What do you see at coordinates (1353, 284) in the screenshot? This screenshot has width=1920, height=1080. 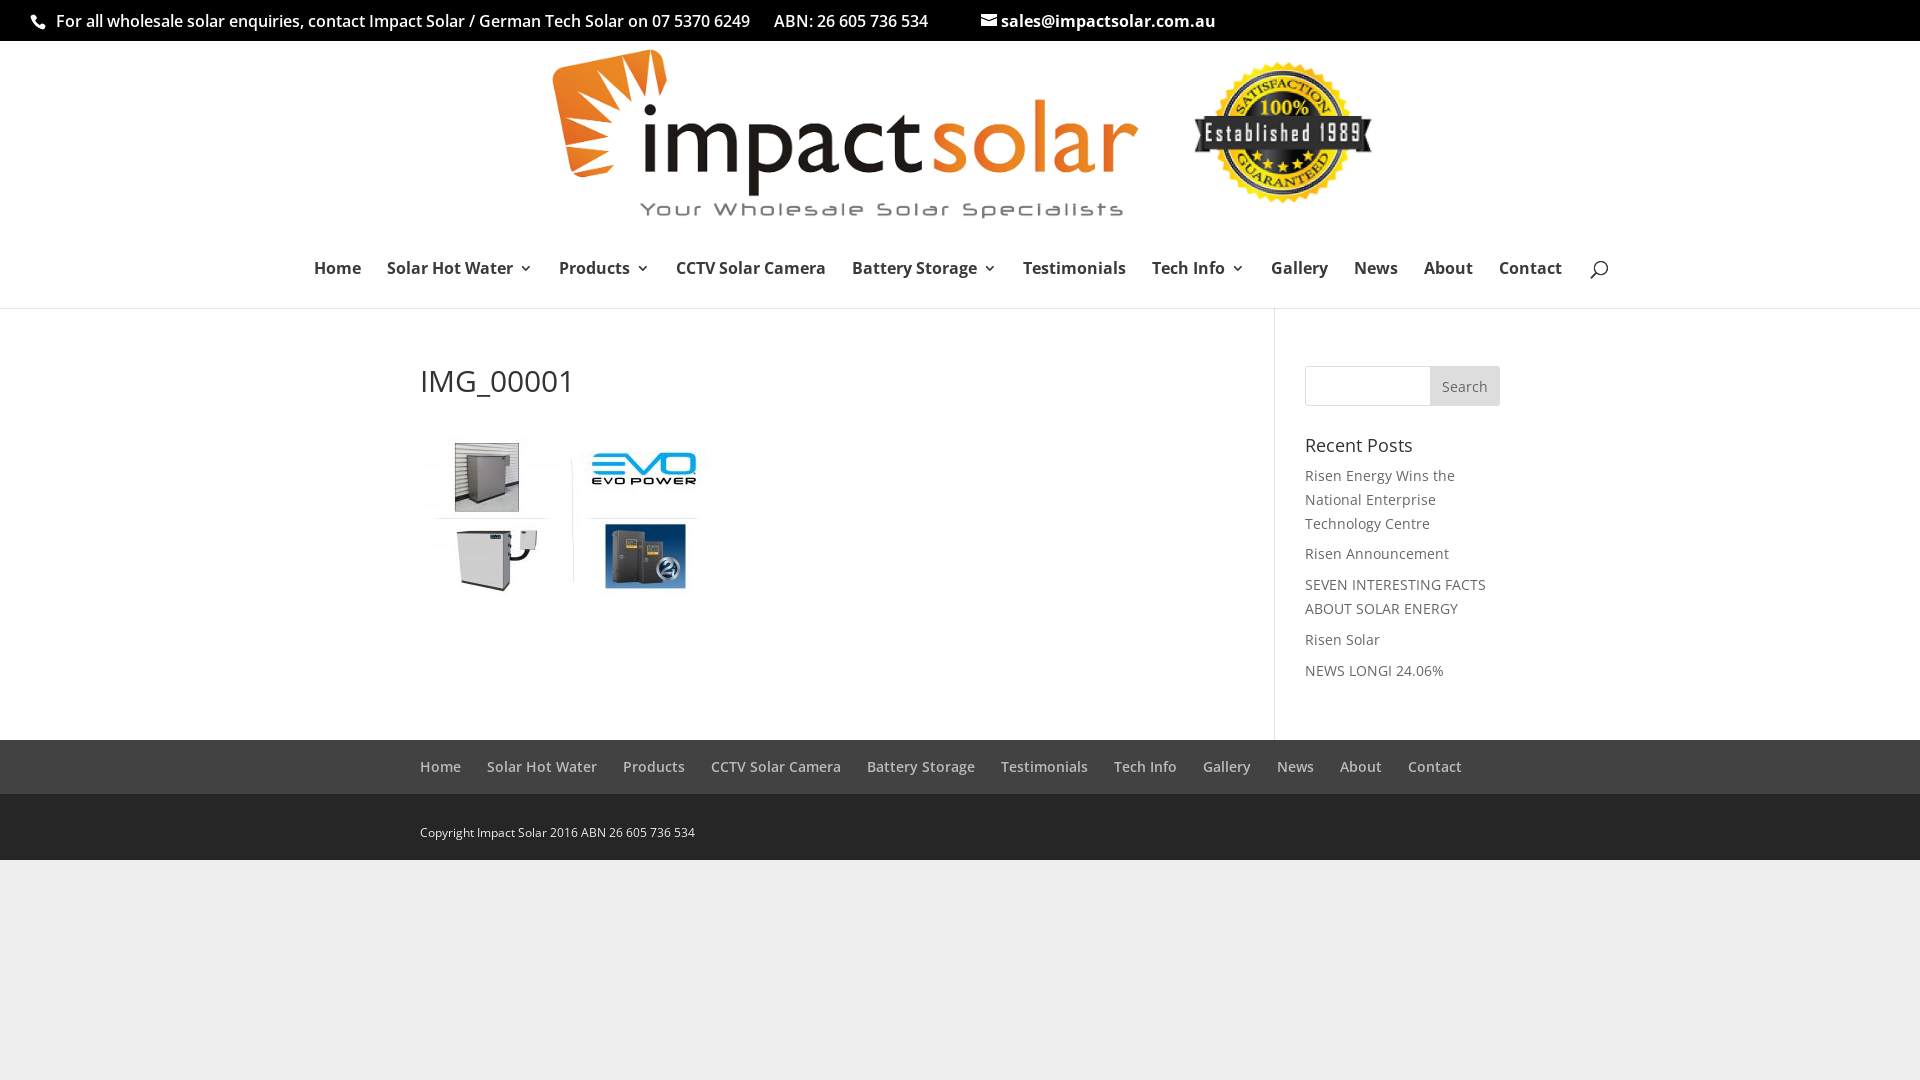 I see `'News'` at bounding box center [1353, 284].